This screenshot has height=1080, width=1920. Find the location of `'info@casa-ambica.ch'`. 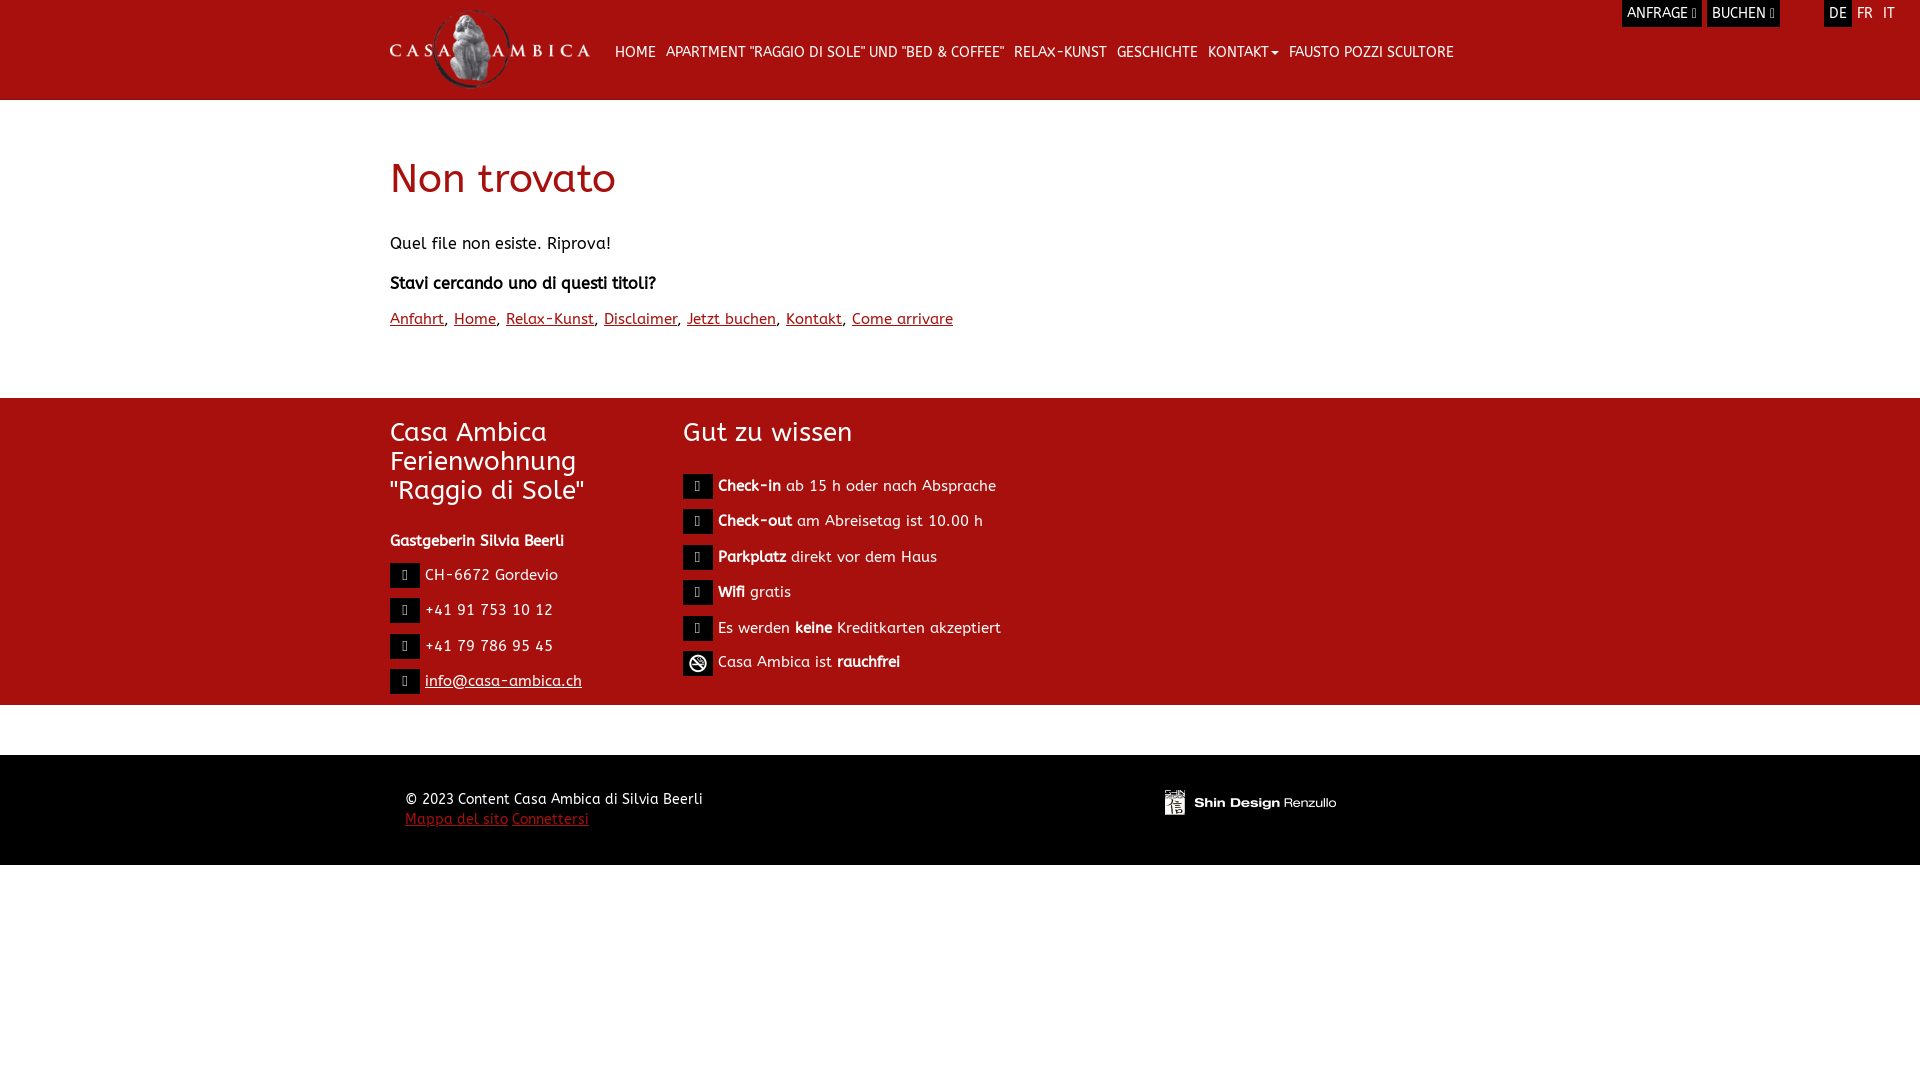

'info@casa-ambica.ch' is located at coordinates (503, 680).